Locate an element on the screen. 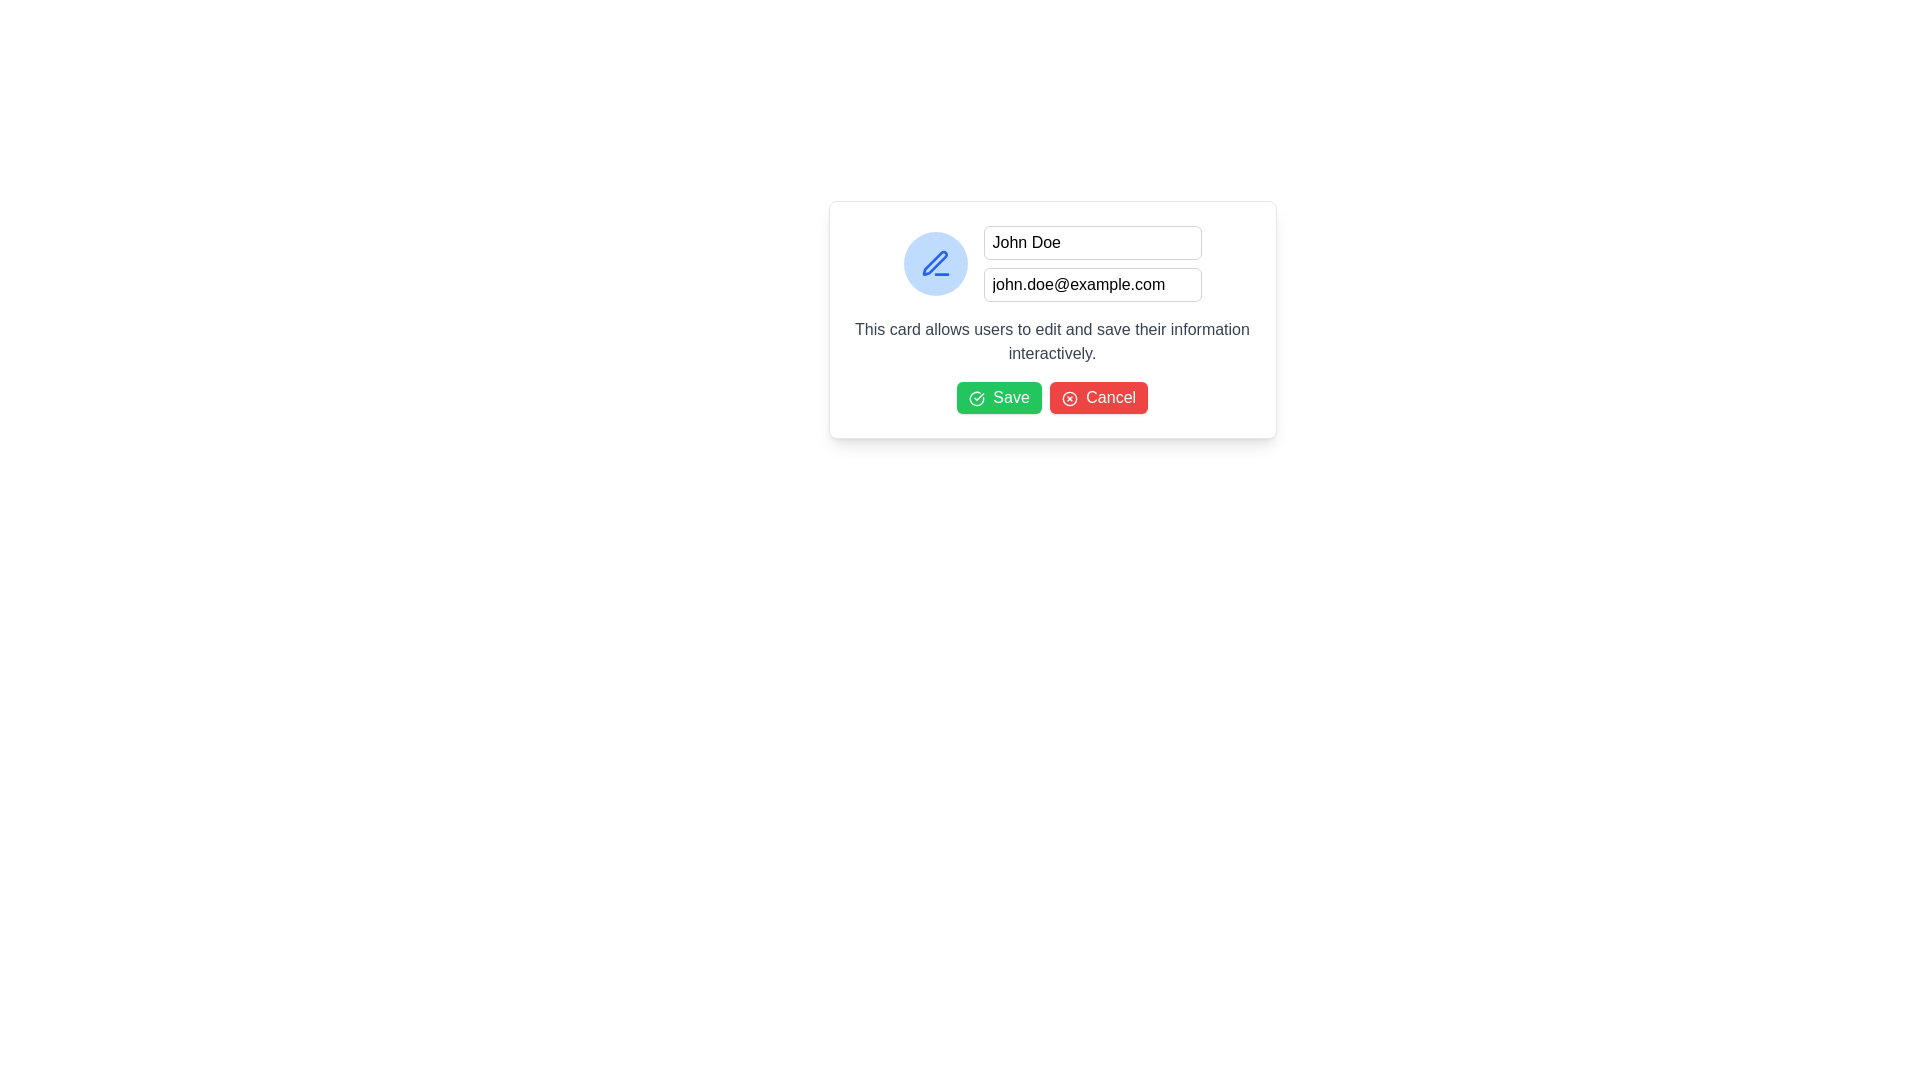 This screenshot has width=1920, height=1080. the cancel icon located inside the 'Cancel' button at the bottom-right corner of the popup dialog to associate it with the cancel operation is located at coordinates (1068, 398).